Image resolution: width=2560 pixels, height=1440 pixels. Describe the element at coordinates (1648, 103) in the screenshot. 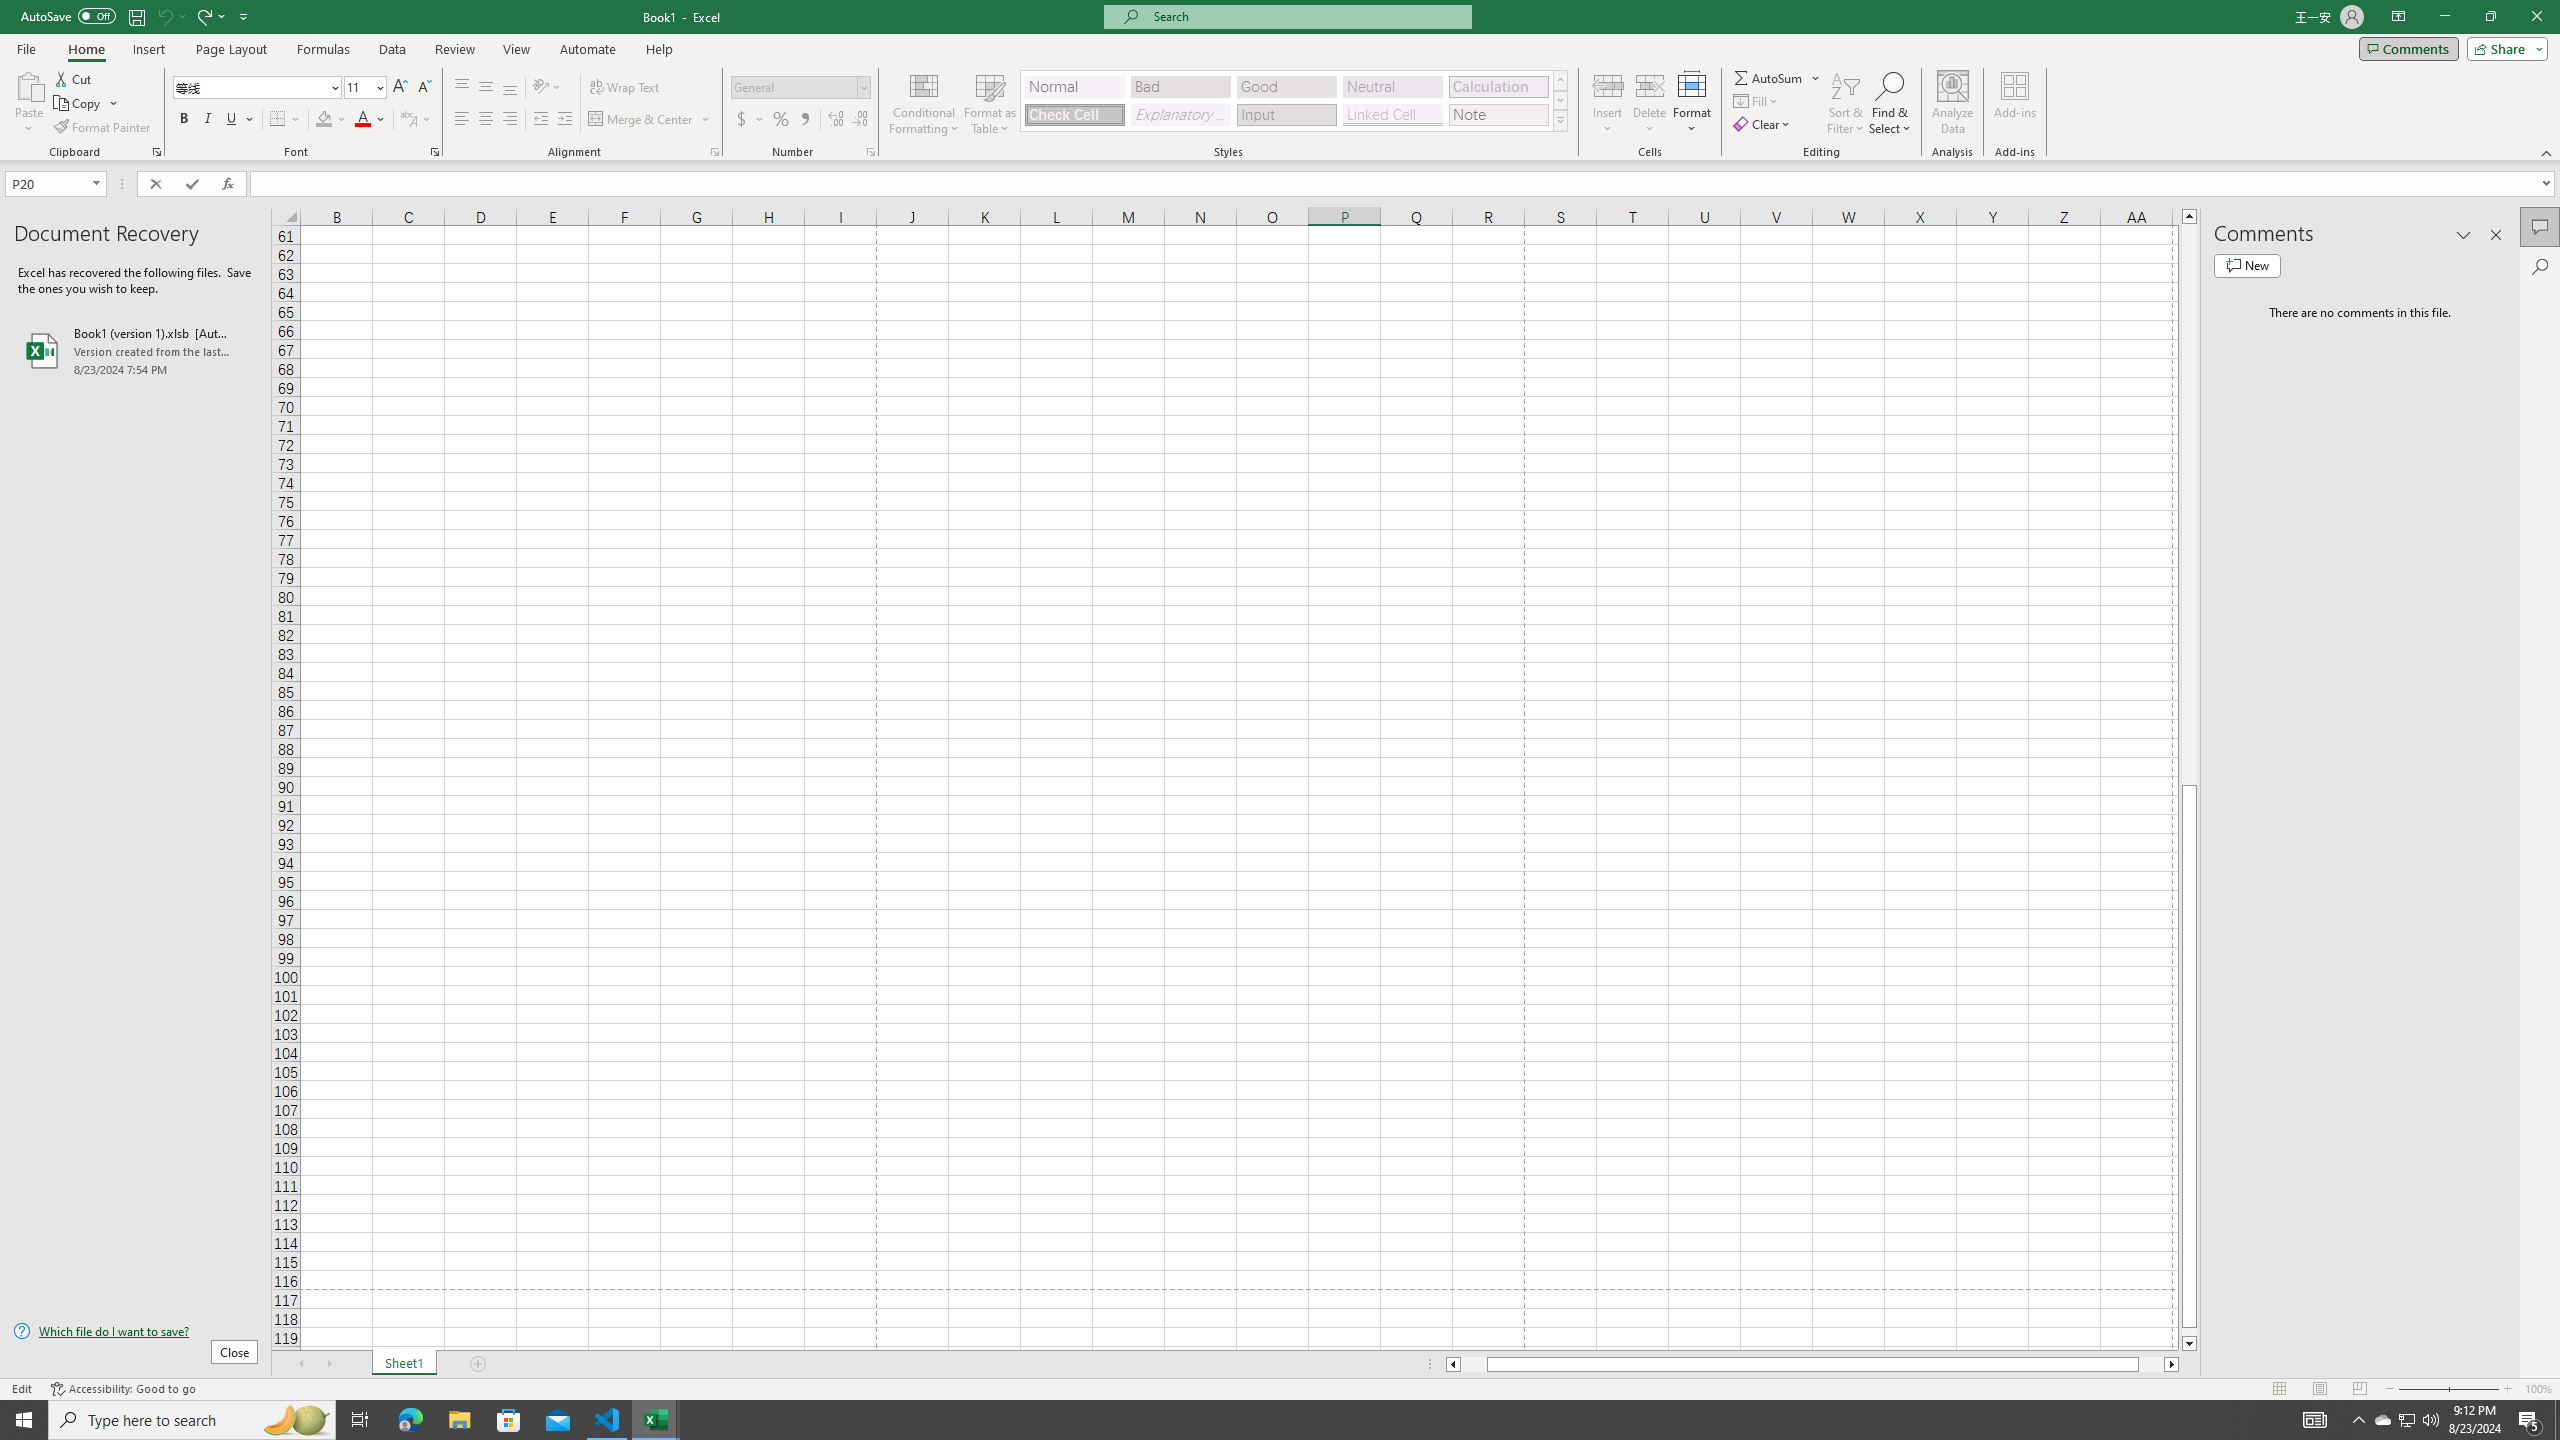

I see `'Delete'` at that location.